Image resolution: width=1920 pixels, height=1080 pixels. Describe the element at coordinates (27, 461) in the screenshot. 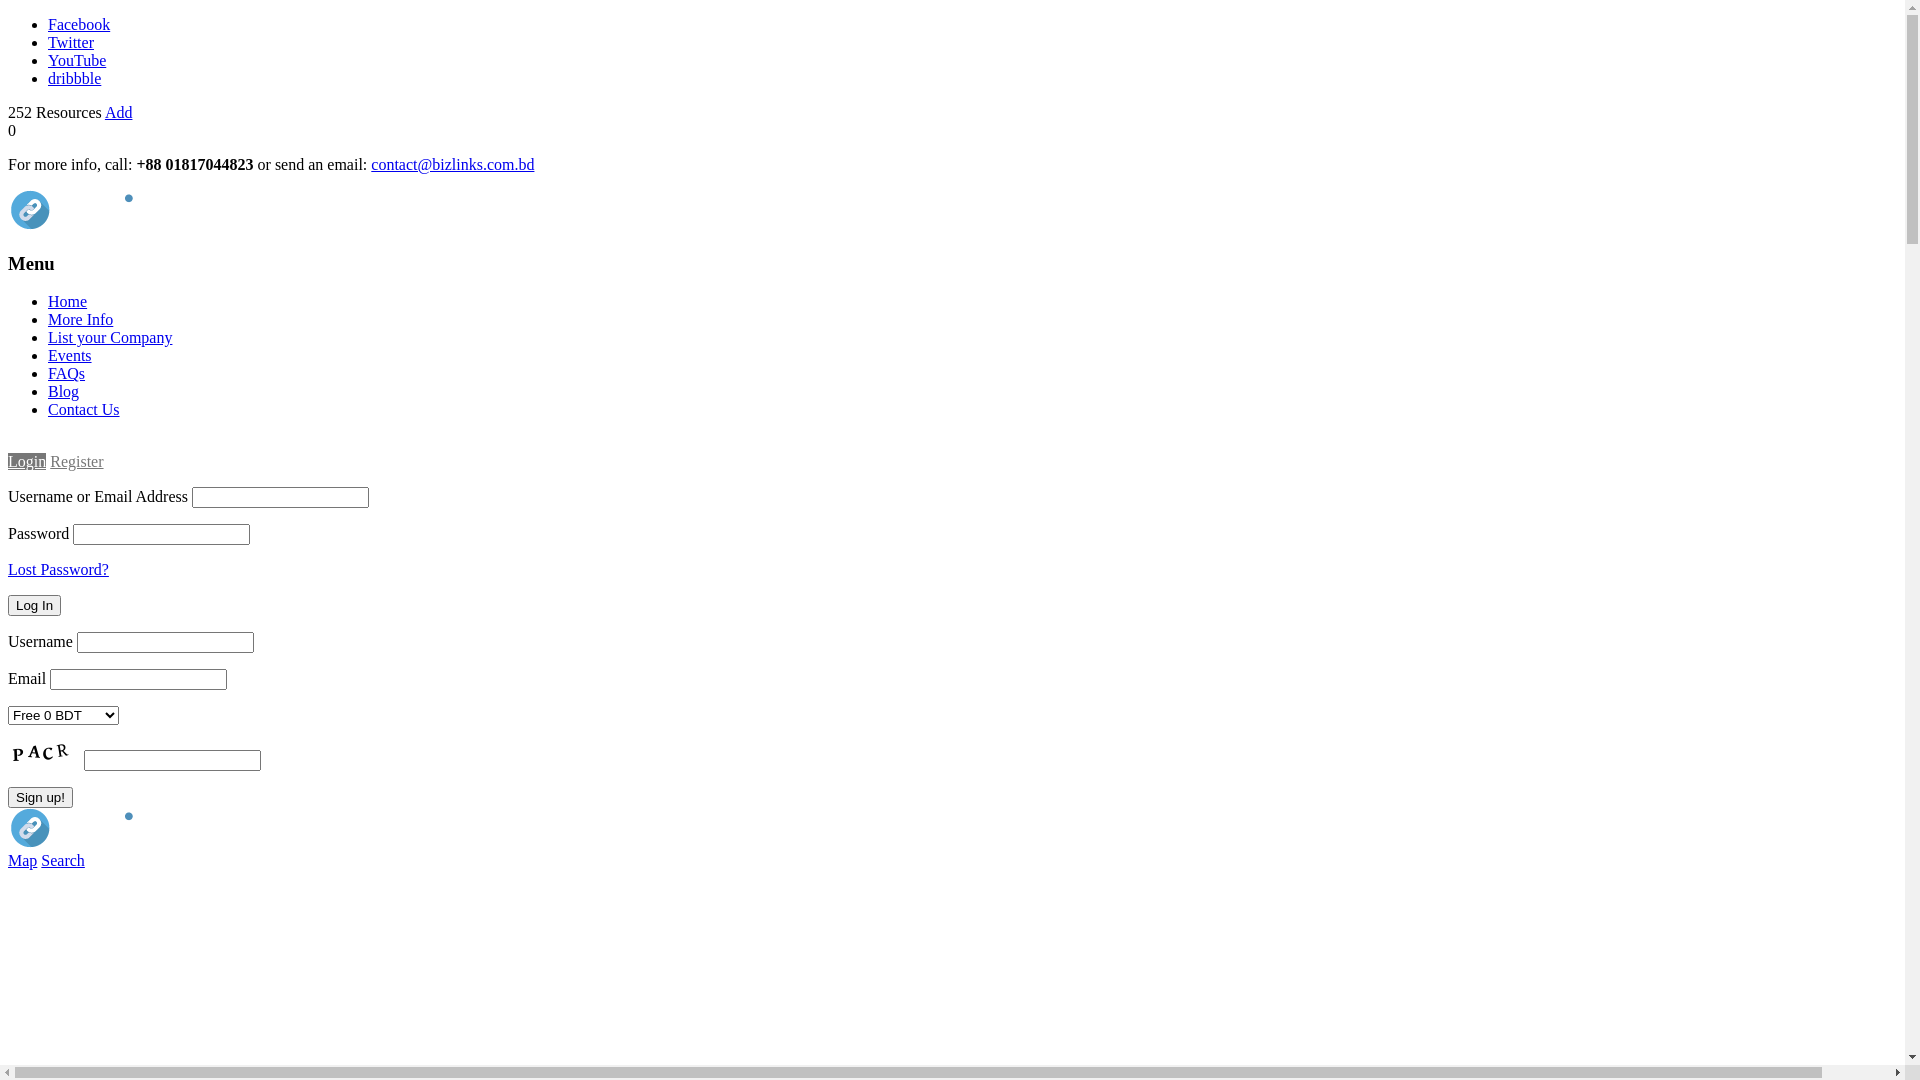

I see `'Login'` at that location.